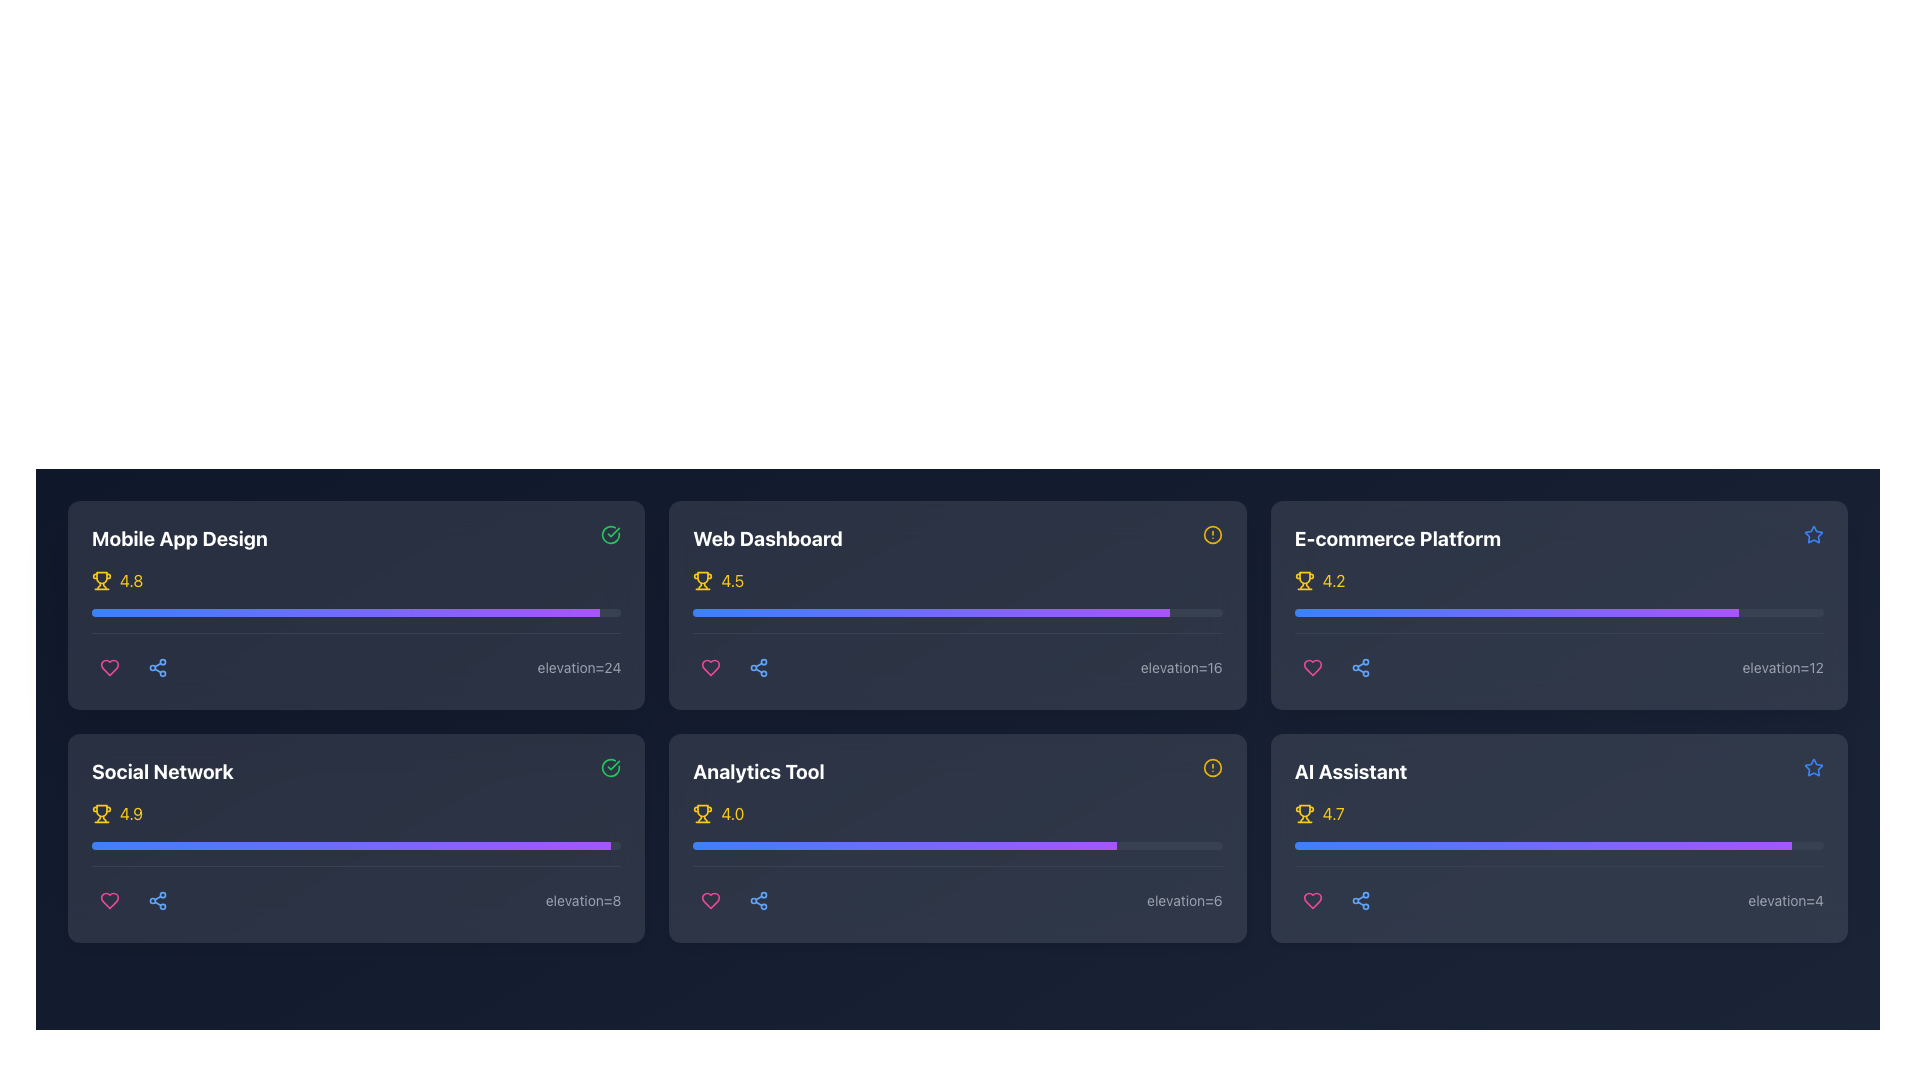 Image resolution: width=1920 pixels, height=1080 pixels. Describe the element at coordinates (1304, 581) in the screenshot. I see `the yellow outlined trophy icon associated with the score '4.2' in the 'E-commerce Platform' card` at that location.